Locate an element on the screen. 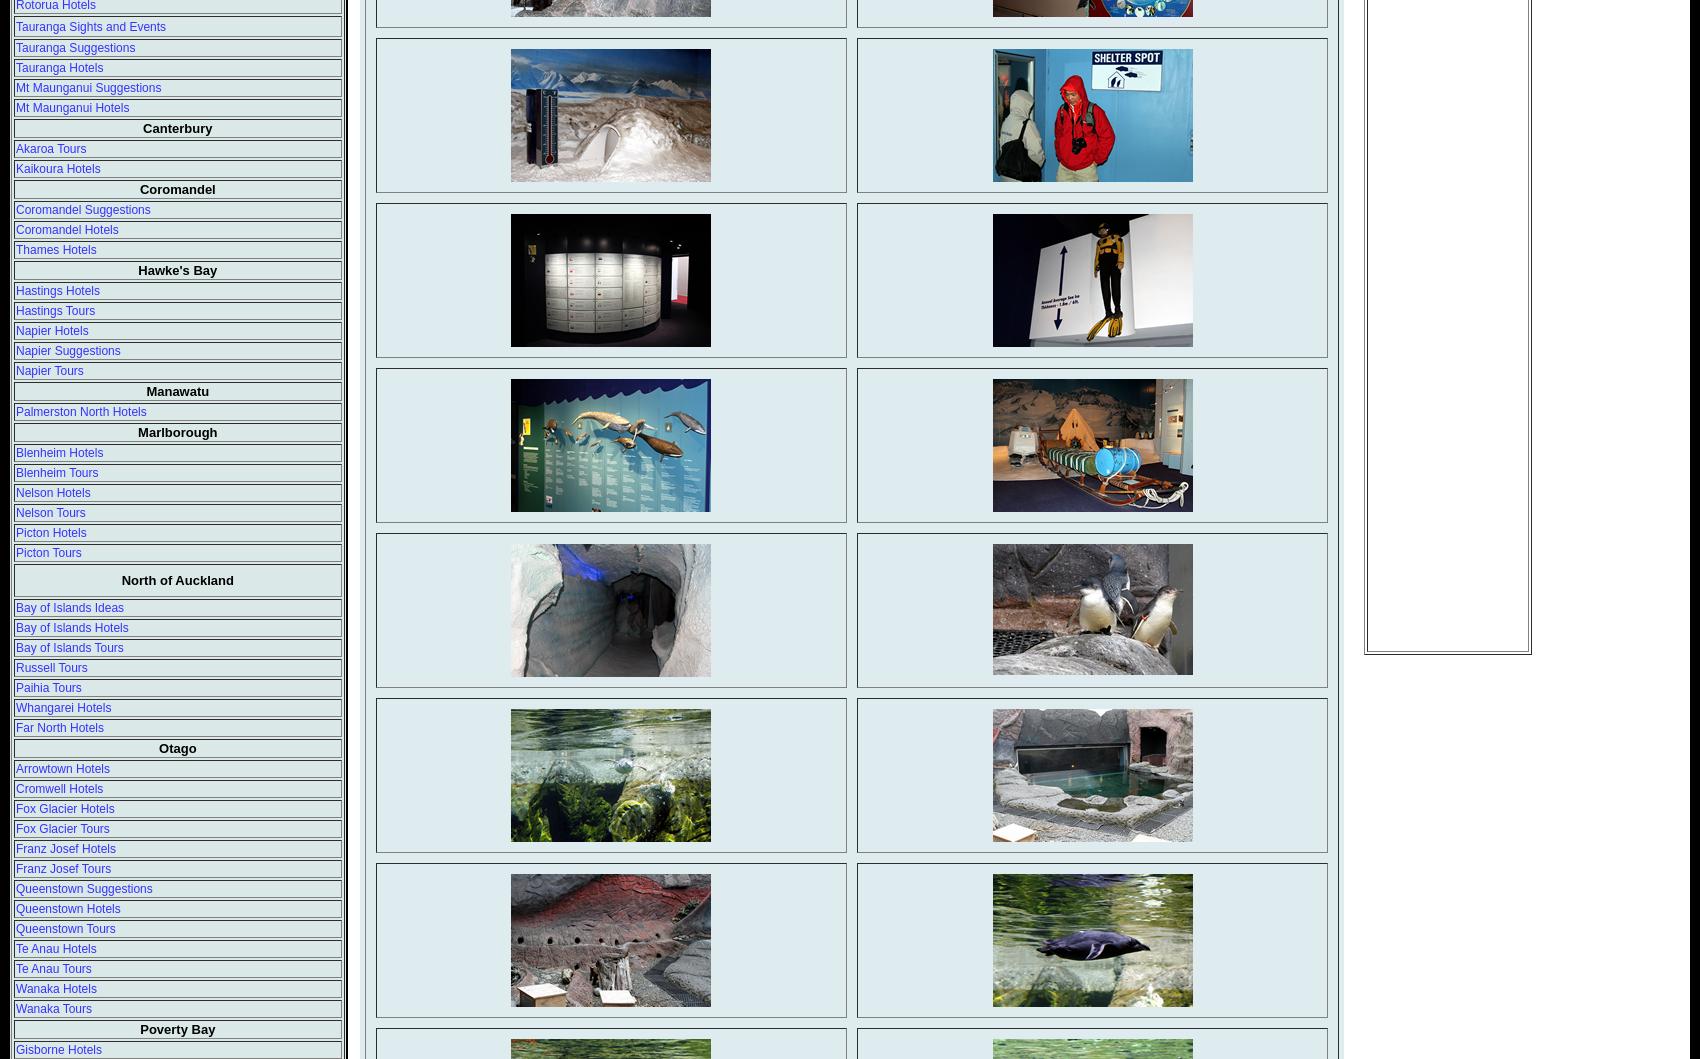 Image resolution: width=1700 pixels, height=1059 pixels. 'Coromandel' is located at coordinates (175, 188).